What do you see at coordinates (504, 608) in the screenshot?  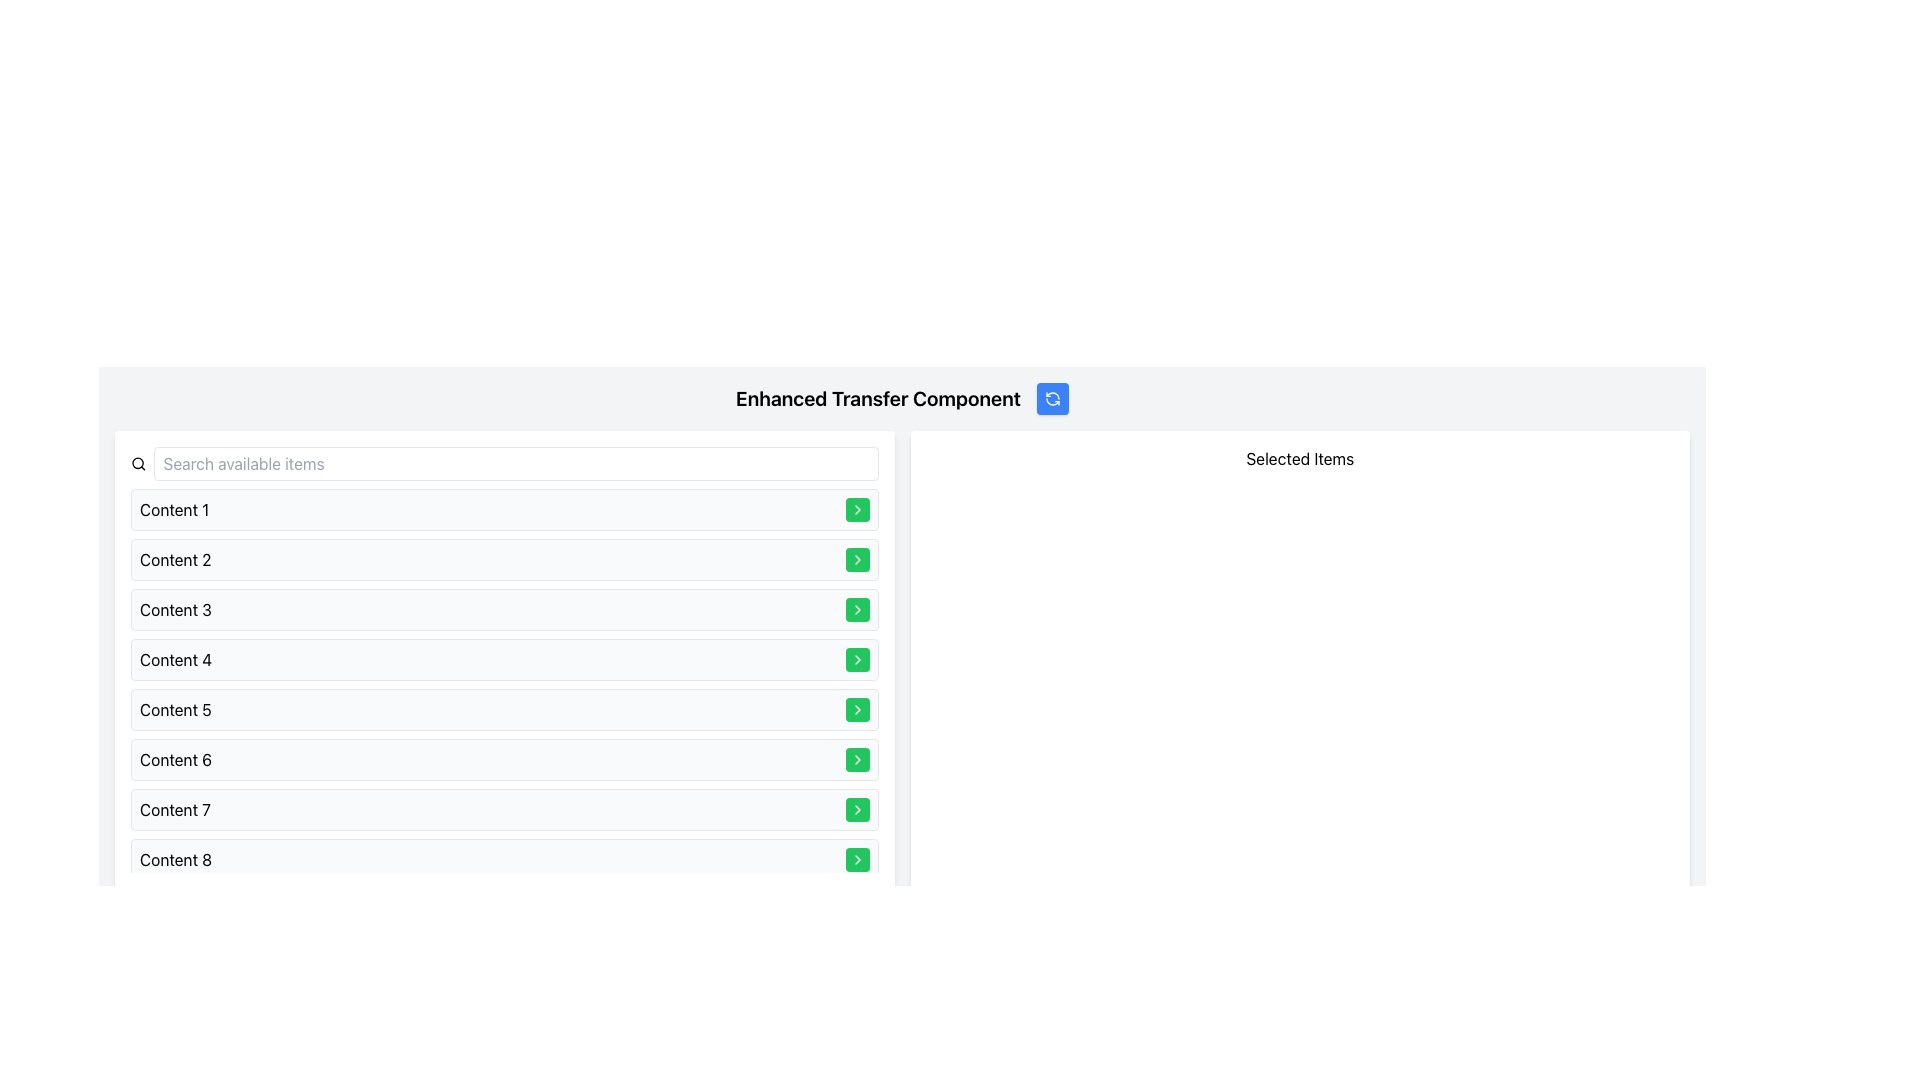 I see `the third selectable item labeled 'Content 3' in the list` at bounding box center [504, 608].